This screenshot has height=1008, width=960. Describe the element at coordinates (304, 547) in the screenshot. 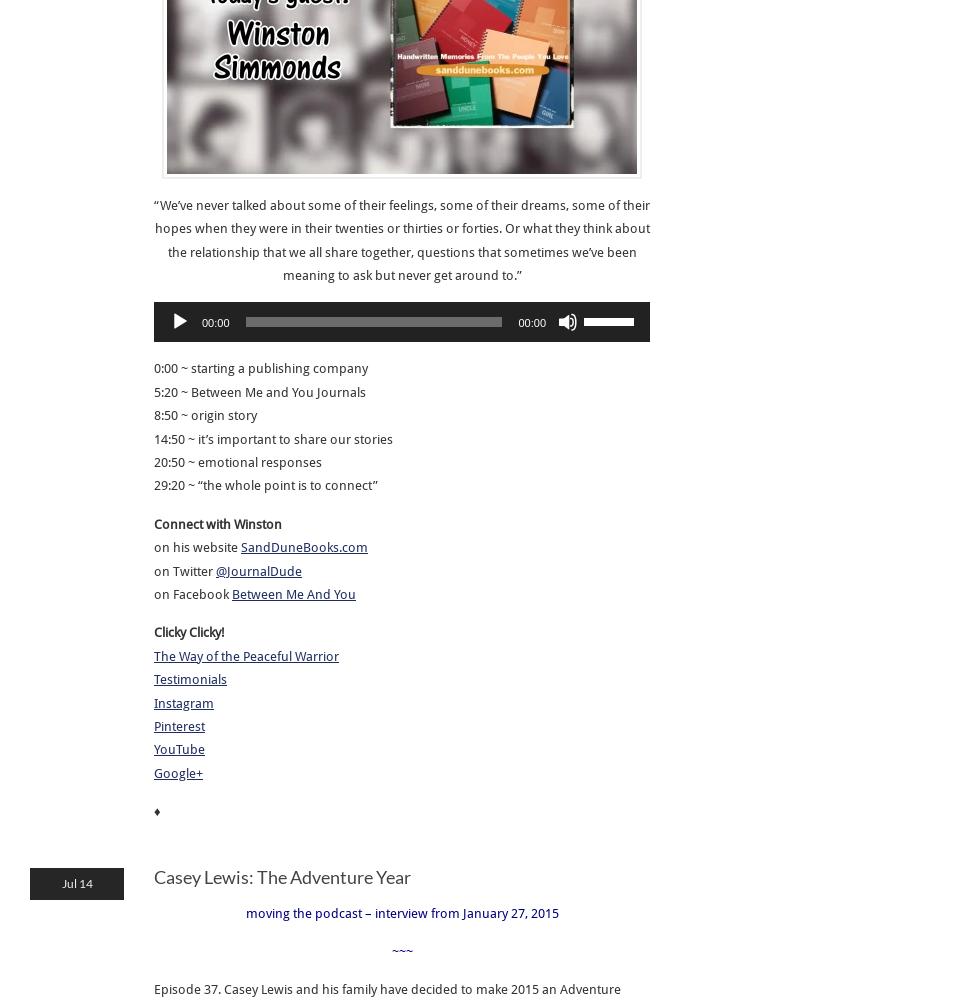

I see `'SandDuneBooks.com'` at that location.